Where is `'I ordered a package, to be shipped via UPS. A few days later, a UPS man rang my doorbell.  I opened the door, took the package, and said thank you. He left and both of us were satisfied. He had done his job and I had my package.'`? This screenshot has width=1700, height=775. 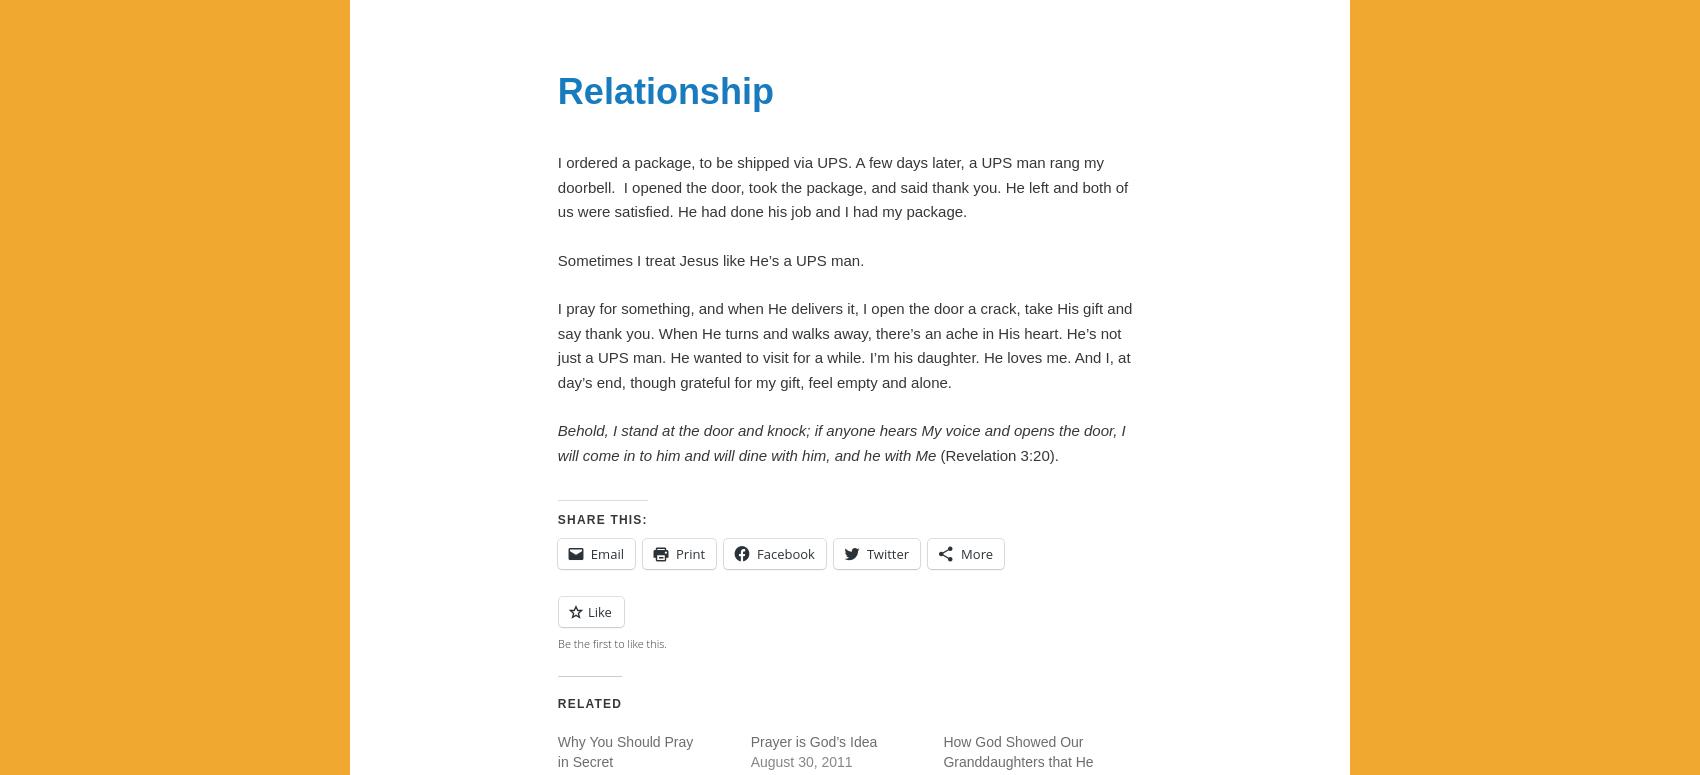
'I ordered a package, to be shipped via UPS. A few days later, a UPS man rang my doorbell.  I opened the door, took the package, and said thank you. He left and both of us were satisfied. He had done his job and I had my package.' is located at coordinates (841, 186).